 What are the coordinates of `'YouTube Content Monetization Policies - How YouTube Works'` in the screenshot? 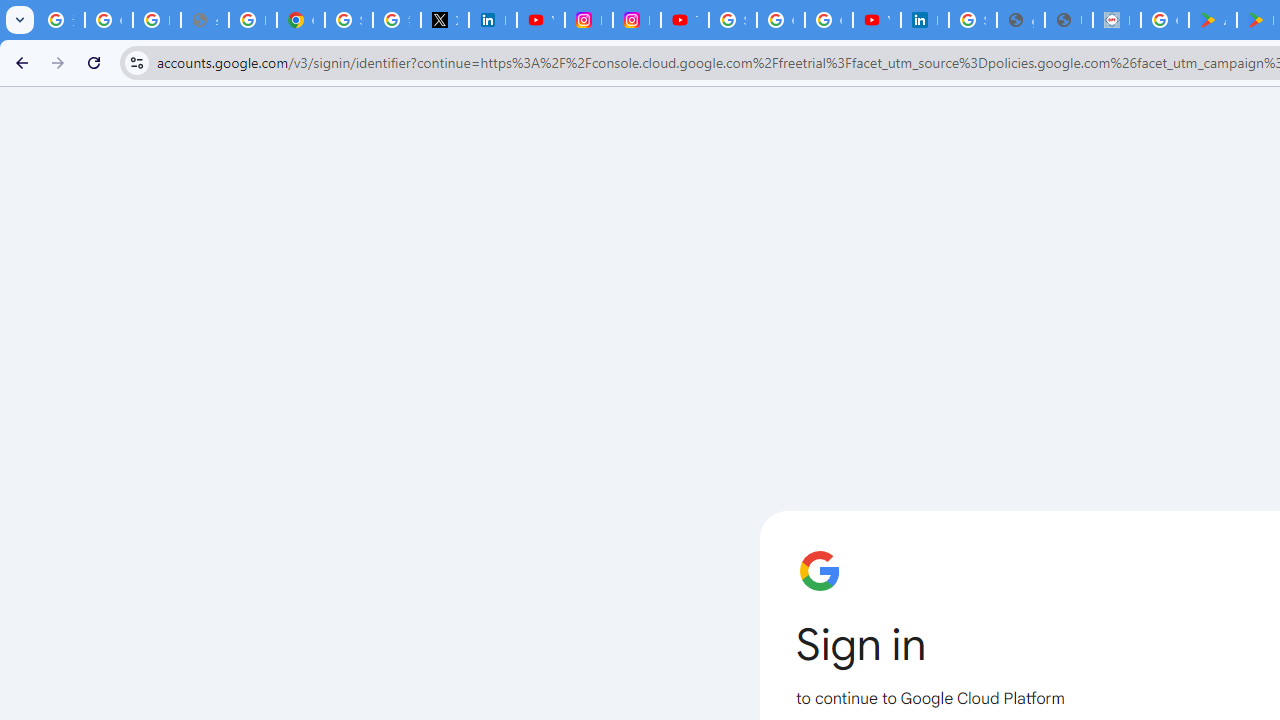 It's located at (540, 20).